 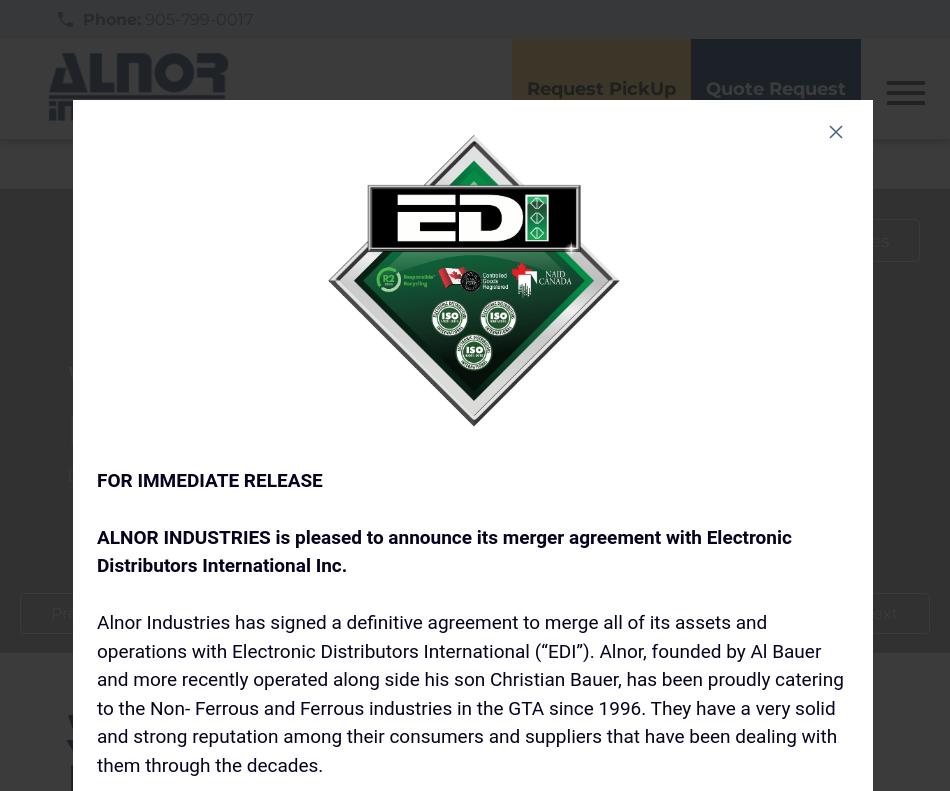 I want to click on 'December 16, 2014', so click(x=152, y=473).